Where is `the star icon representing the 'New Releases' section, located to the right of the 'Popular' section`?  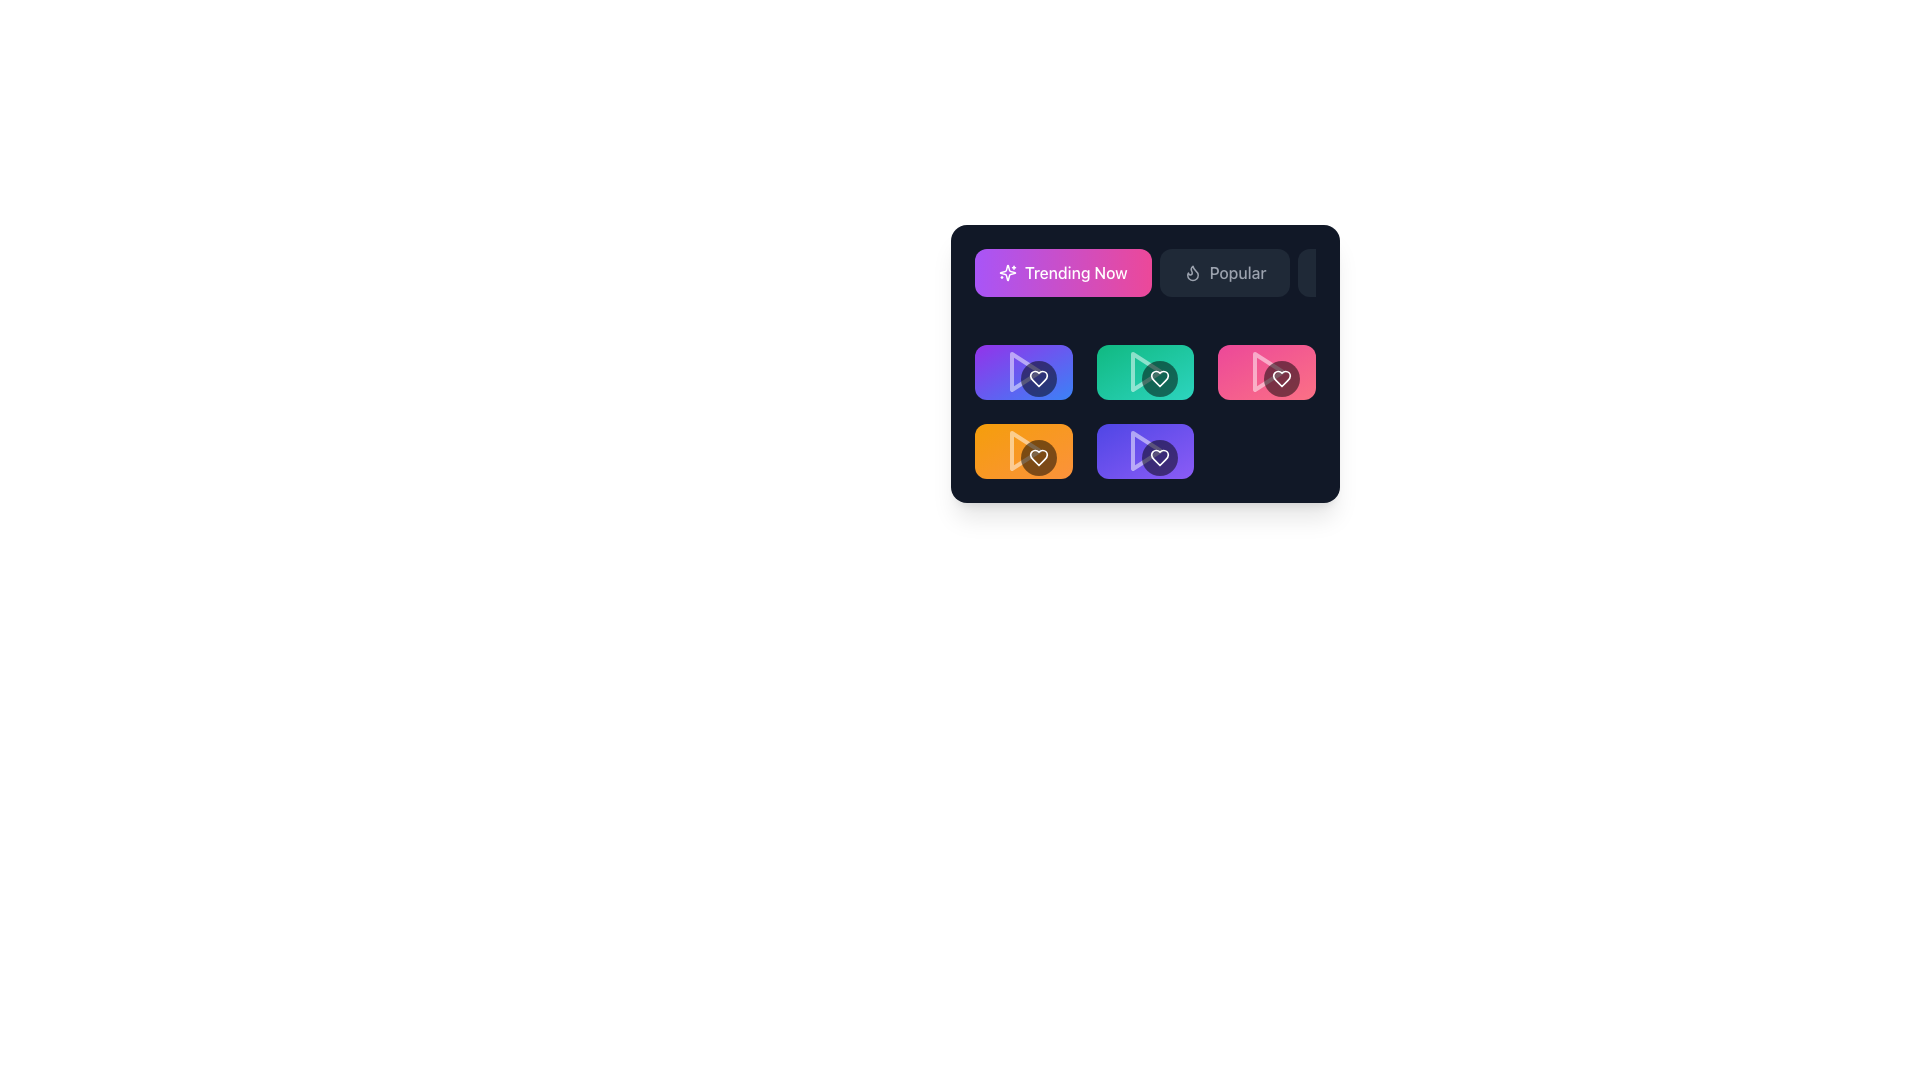 the star icon representing the 'New Releases' section, located to the right of the 'Popular' section is located at coordinates (1331, 273).